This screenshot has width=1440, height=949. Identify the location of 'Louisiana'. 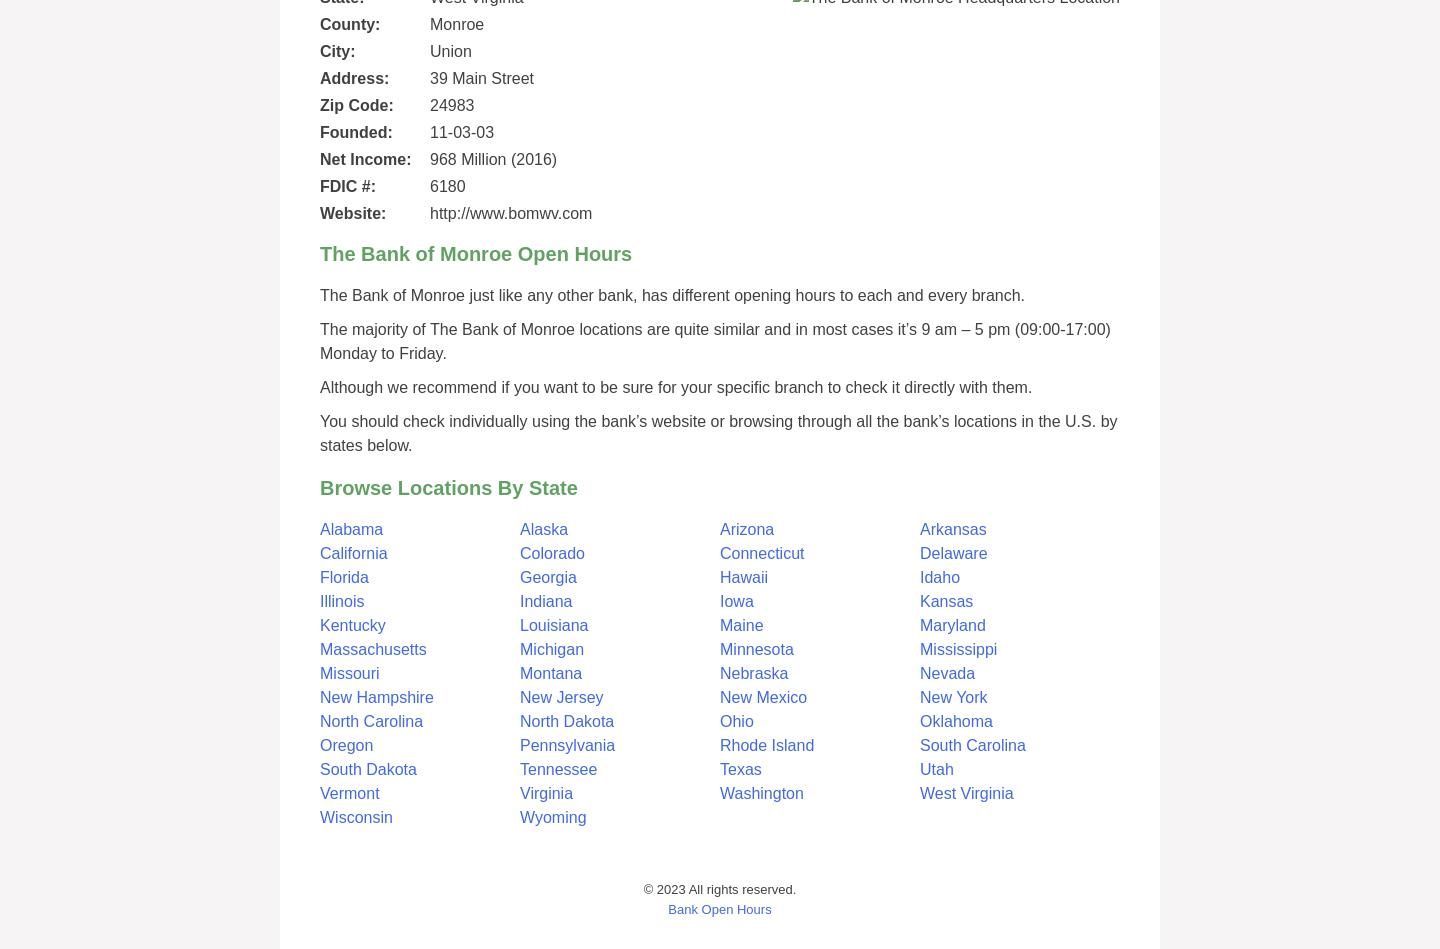
(553, 624).